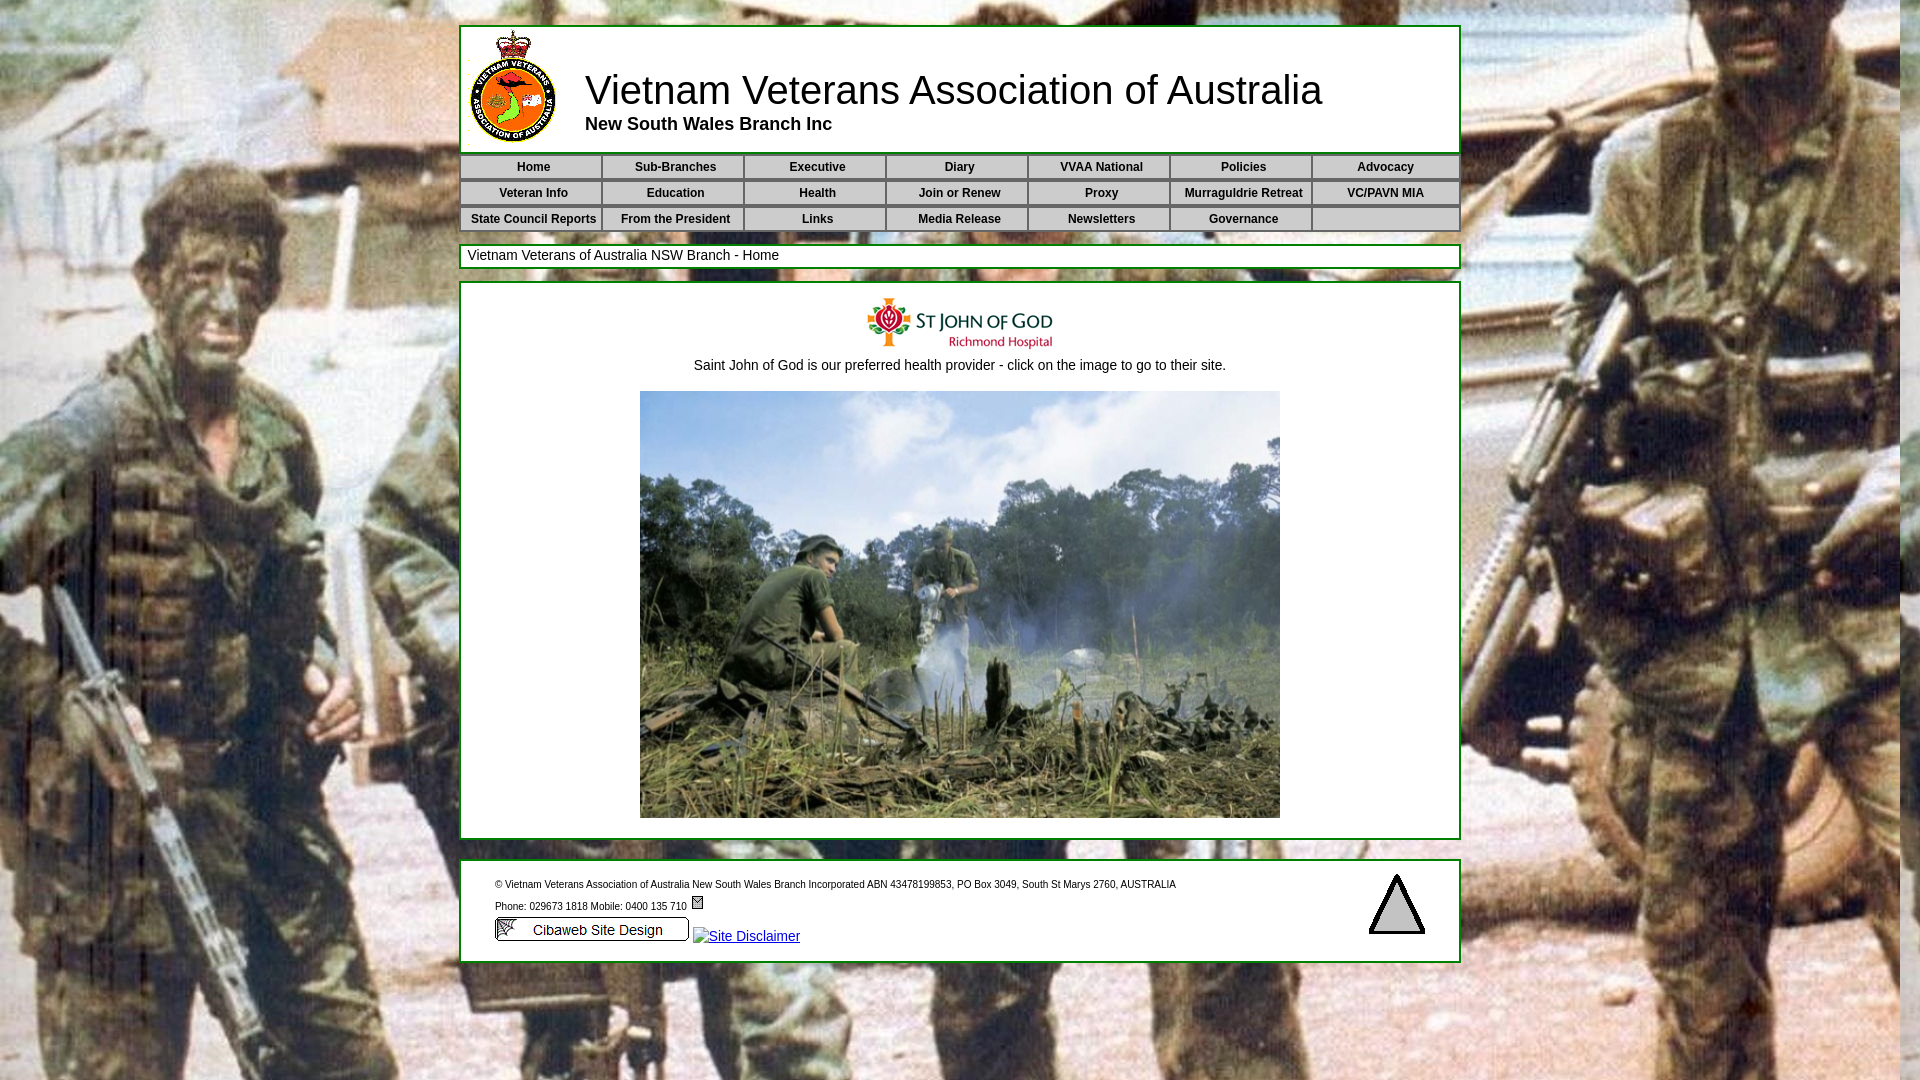  What do you see at coordinates (1242, 192) in the screenshot?
I see `'Murraguldrie Retreat'` at bounding box center [1242, 192].